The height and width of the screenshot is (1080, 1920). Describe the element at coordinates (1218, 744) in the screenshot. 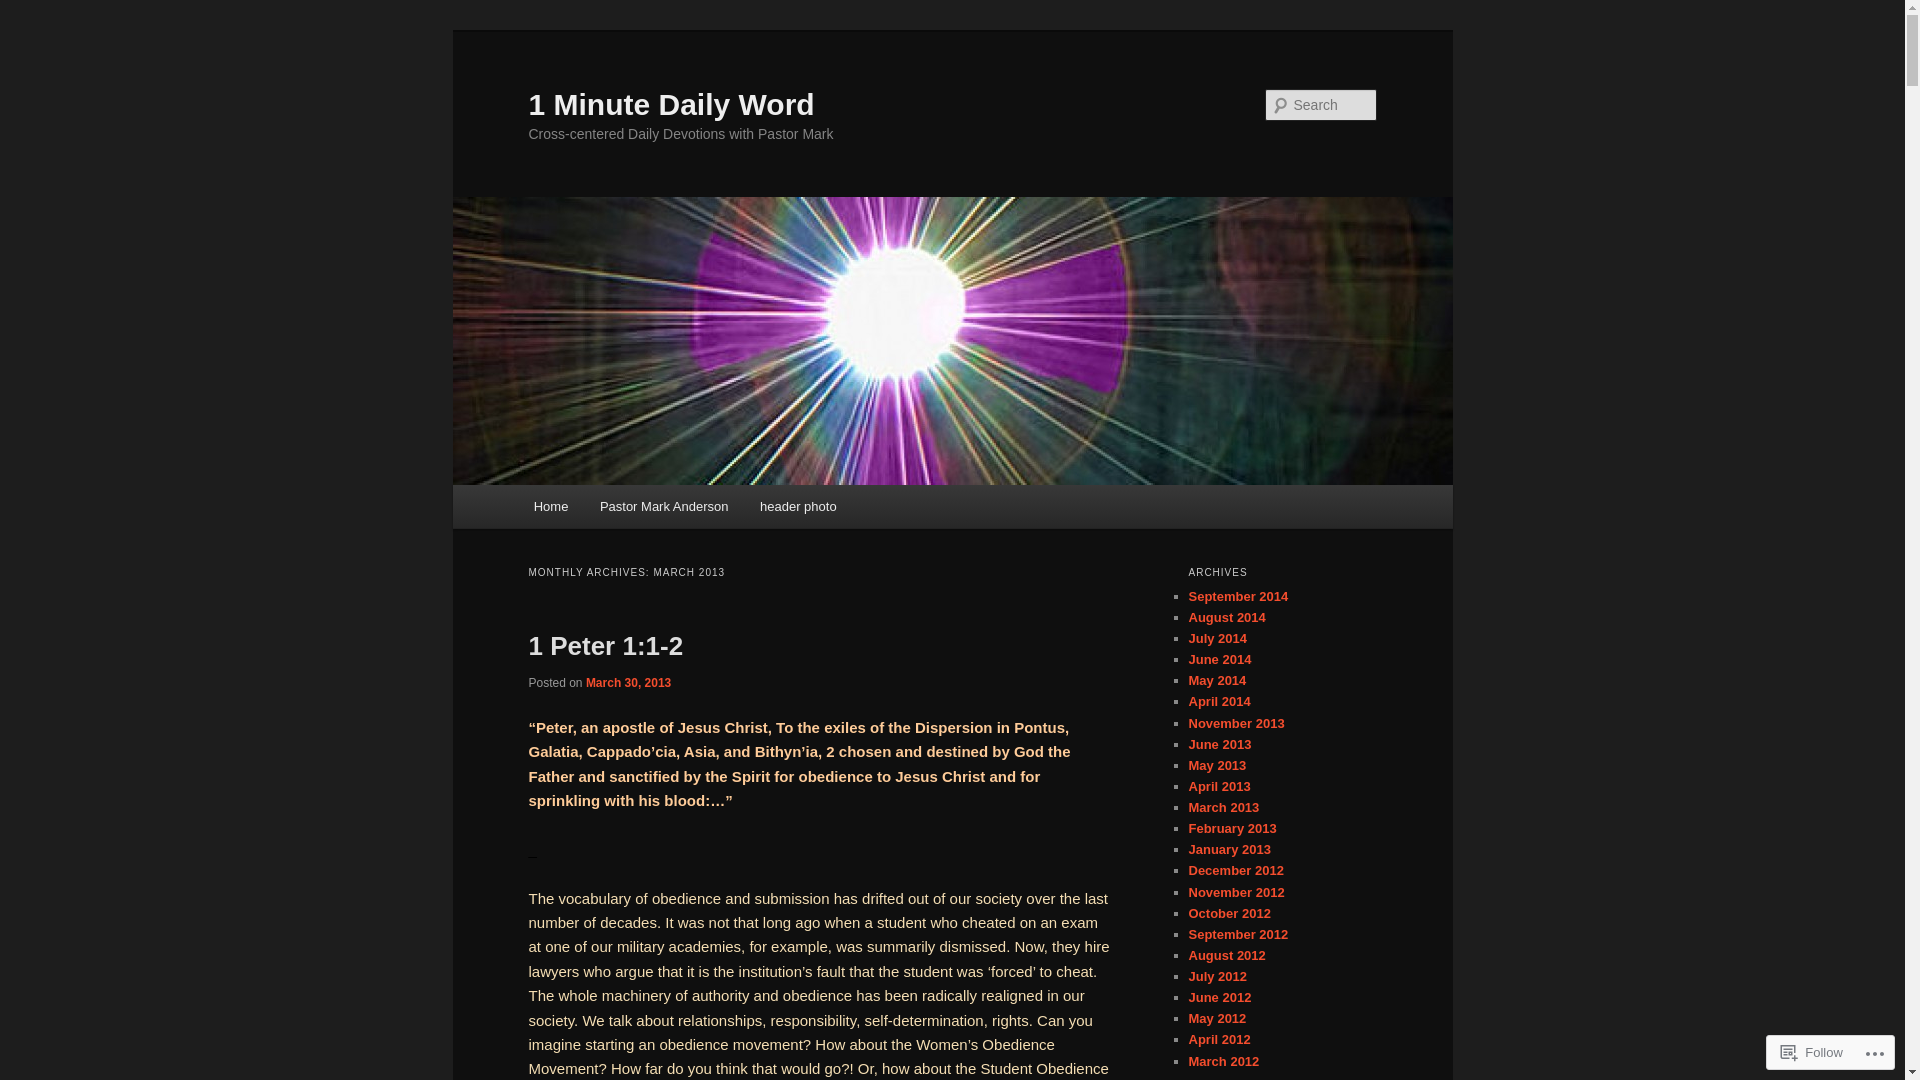

I see `'June 2013'` at that location.